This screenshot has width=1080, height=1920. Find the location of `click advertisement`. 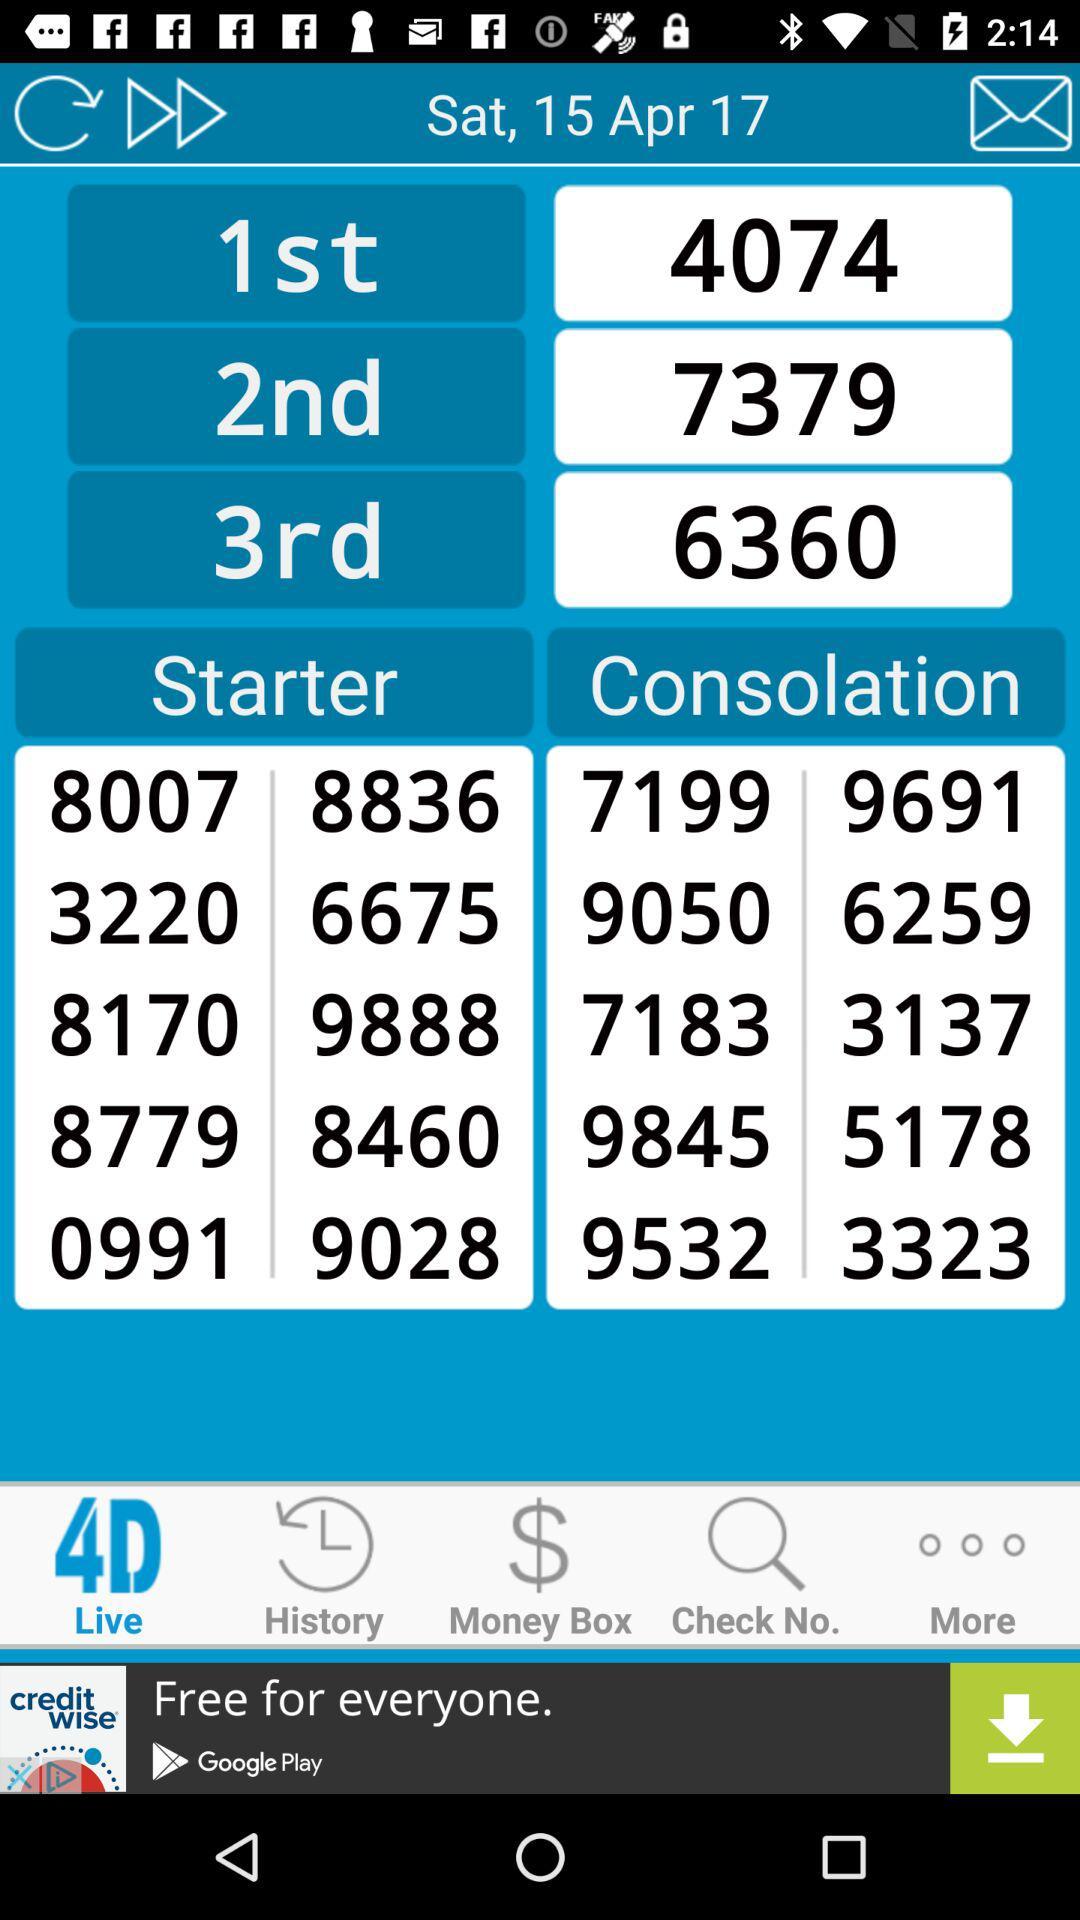

click advertisement is located at coordinates (540, 1727).